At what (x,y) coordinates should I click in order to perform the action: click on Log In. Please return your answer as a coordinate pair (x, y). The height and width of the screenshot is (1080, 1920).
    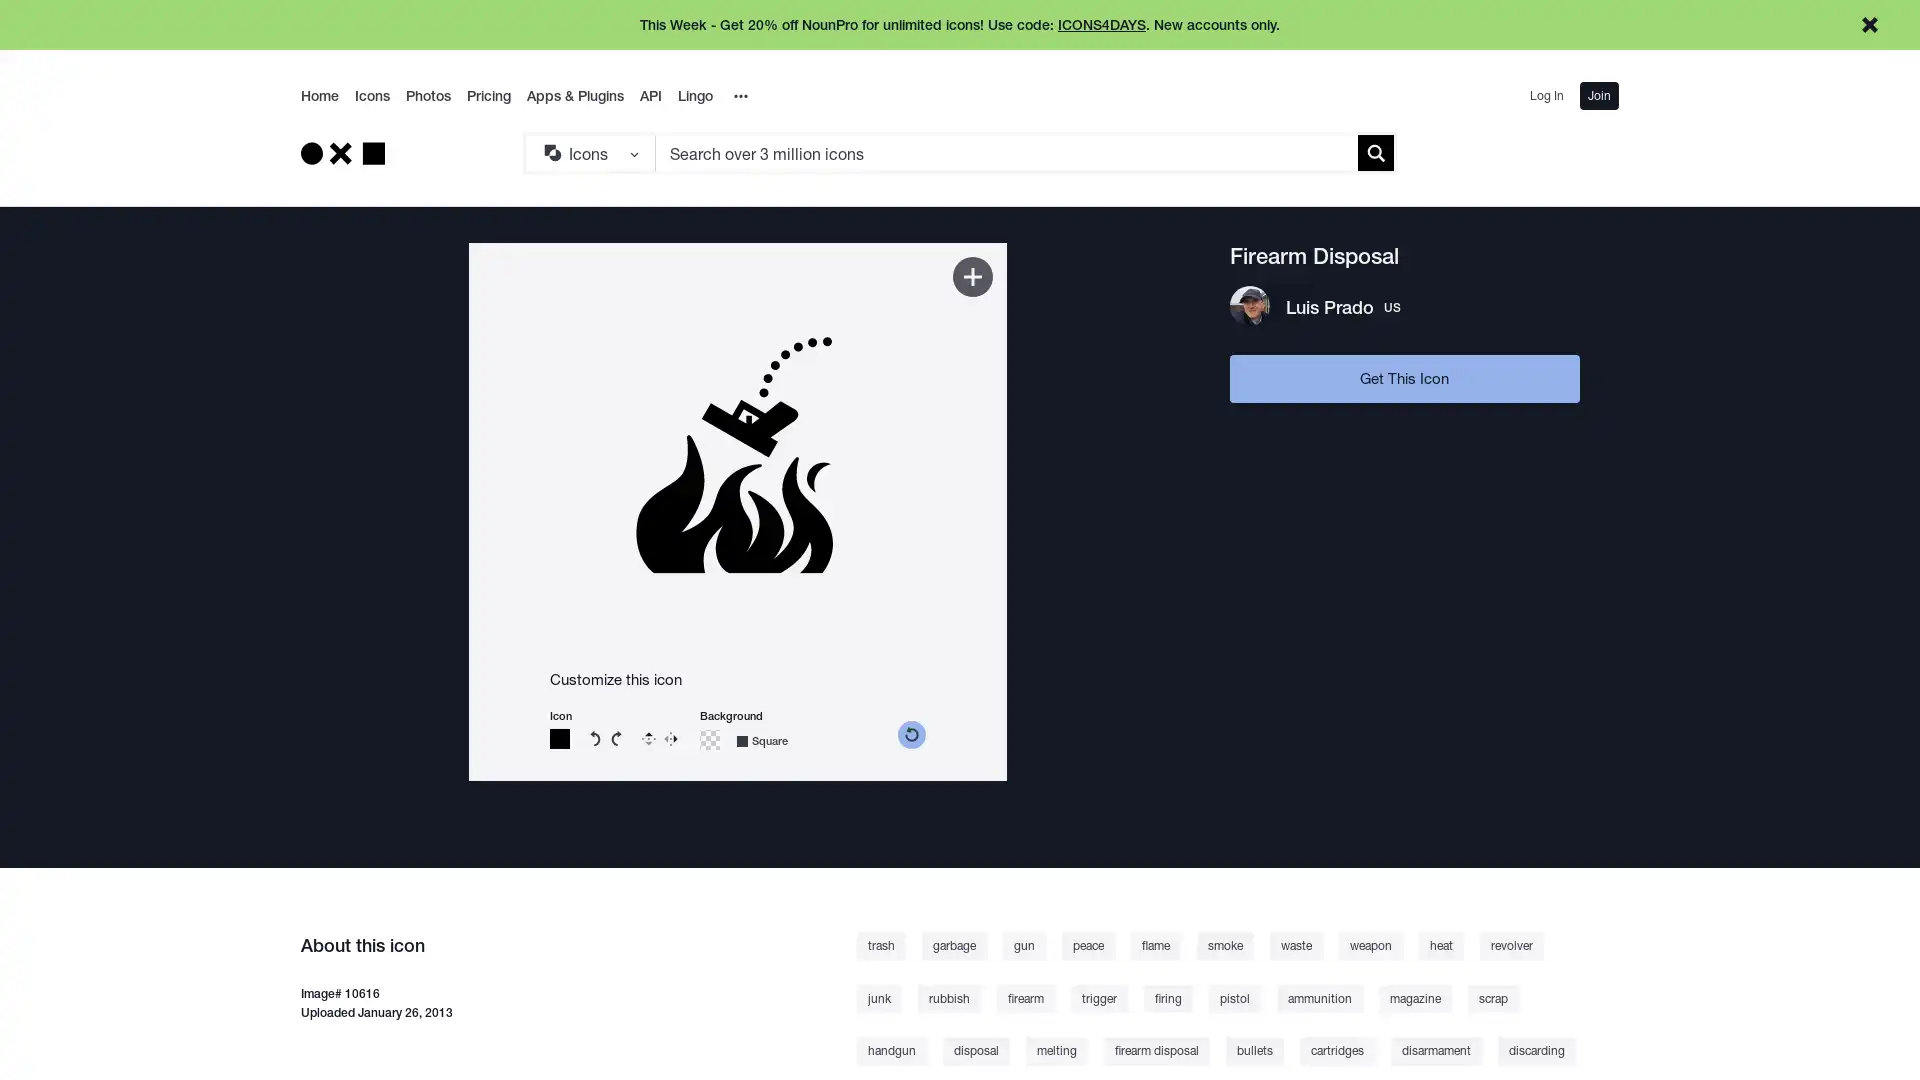
    Looking at the image, I should click on (1545, 96).